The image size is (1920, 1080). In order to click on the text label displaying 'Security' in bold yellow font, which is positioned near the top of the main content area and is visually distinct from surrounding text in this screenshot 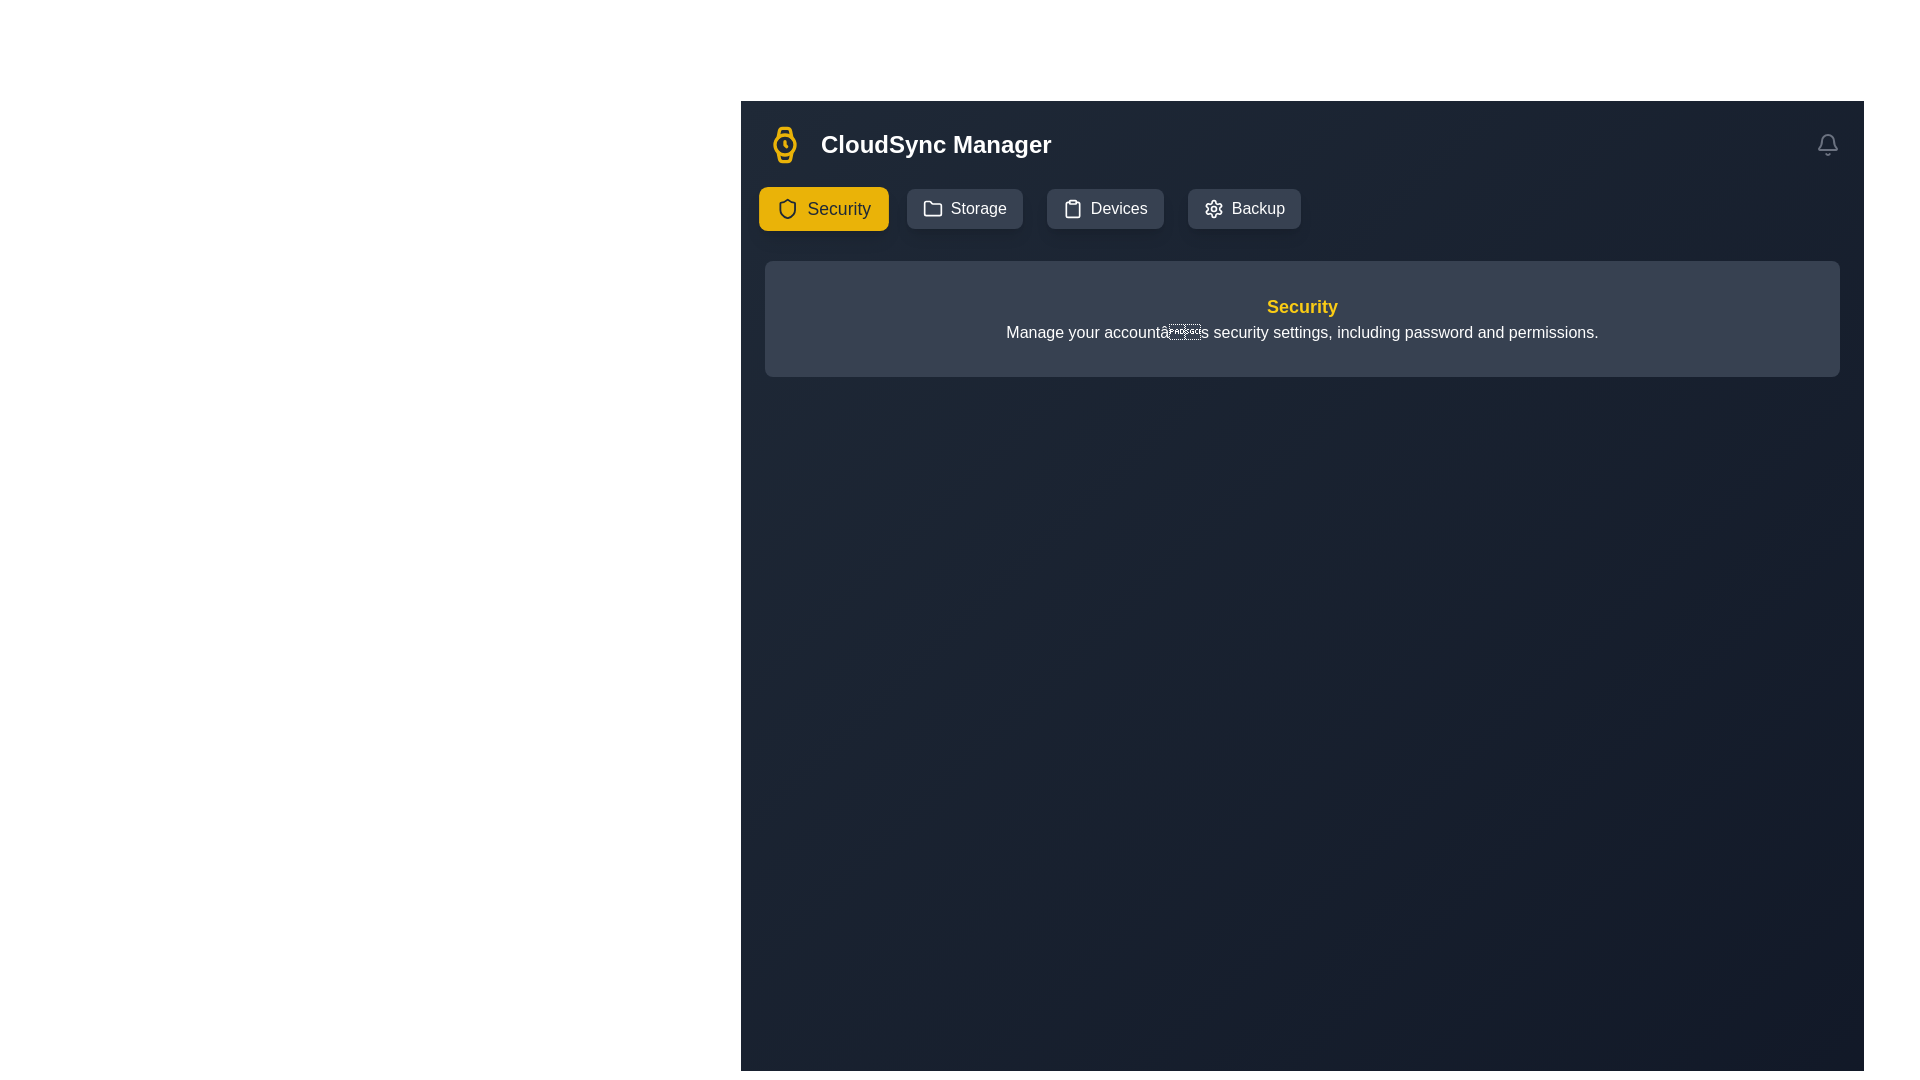, I will do `click(1302, 307)`.